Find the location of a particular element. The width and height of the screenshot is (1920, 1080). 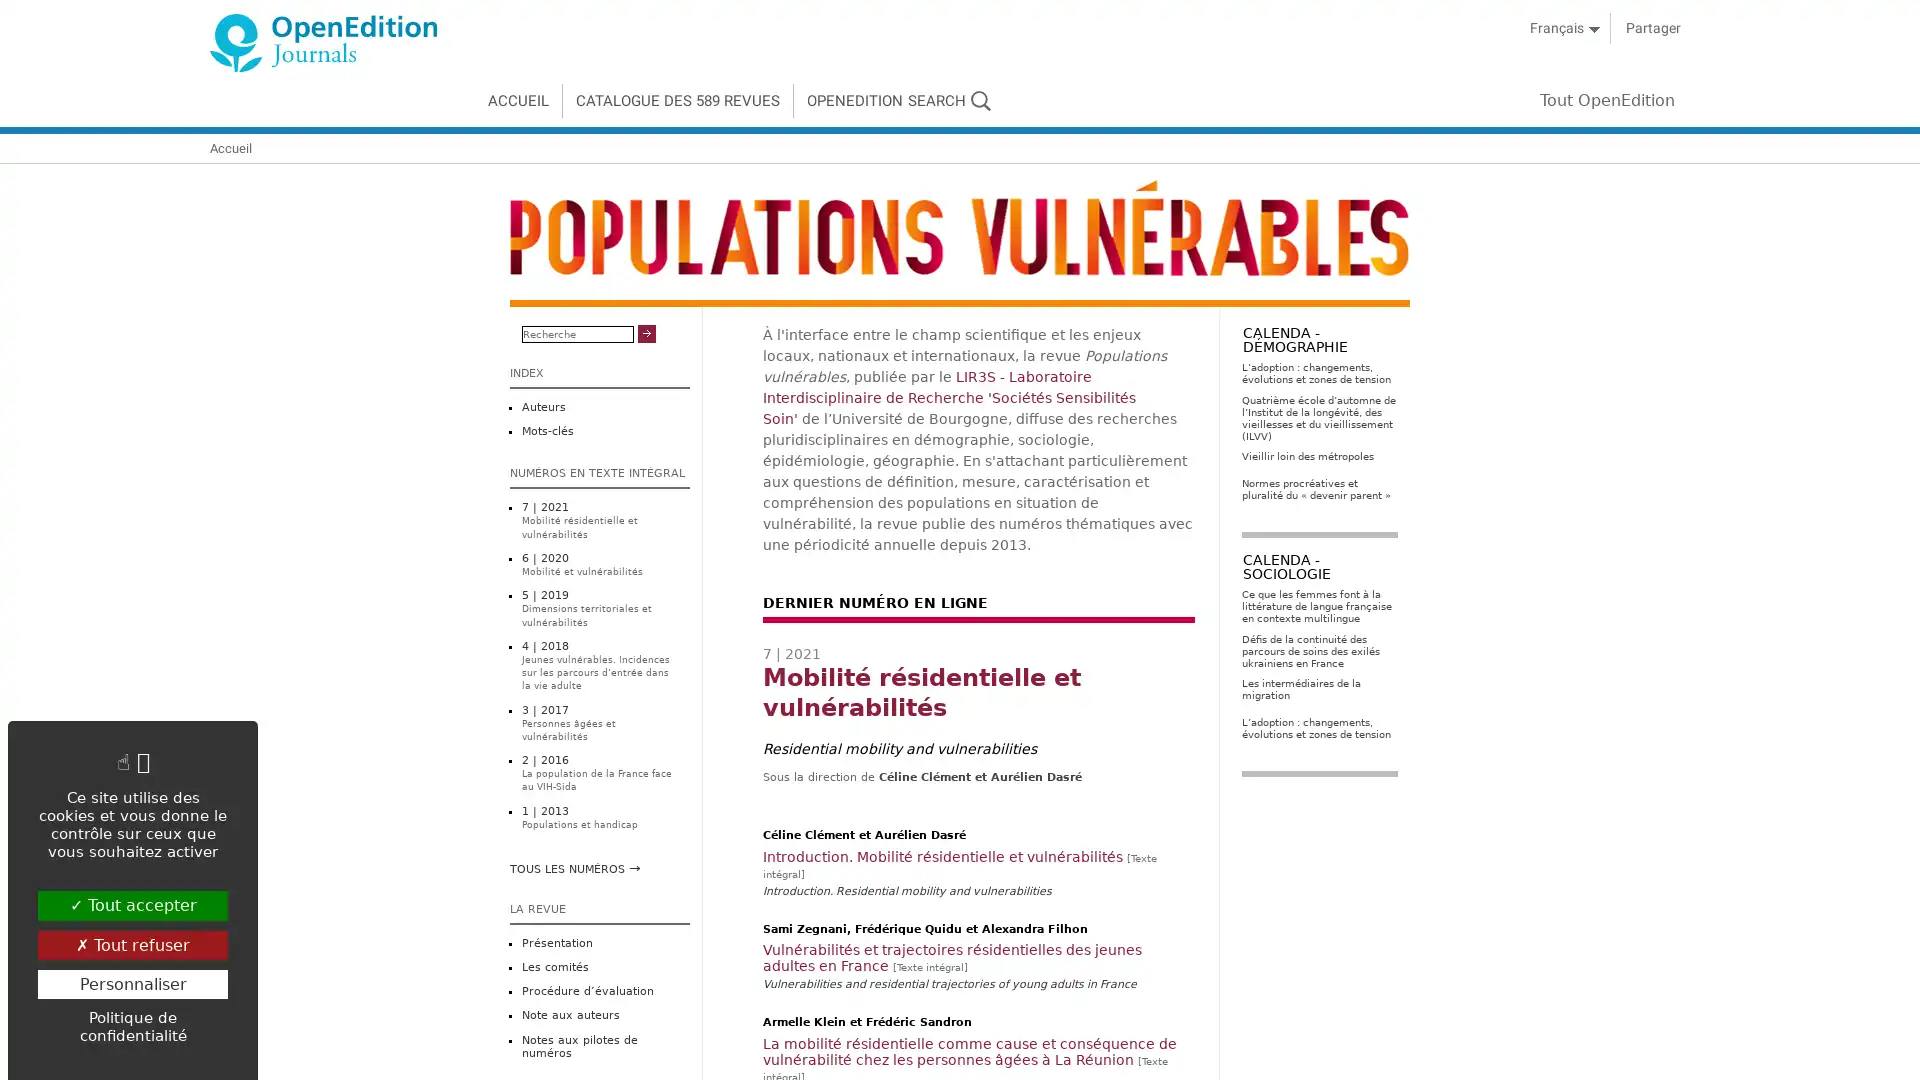

Personnaliser (fenetre modale) is located at coordinates (132, 982).